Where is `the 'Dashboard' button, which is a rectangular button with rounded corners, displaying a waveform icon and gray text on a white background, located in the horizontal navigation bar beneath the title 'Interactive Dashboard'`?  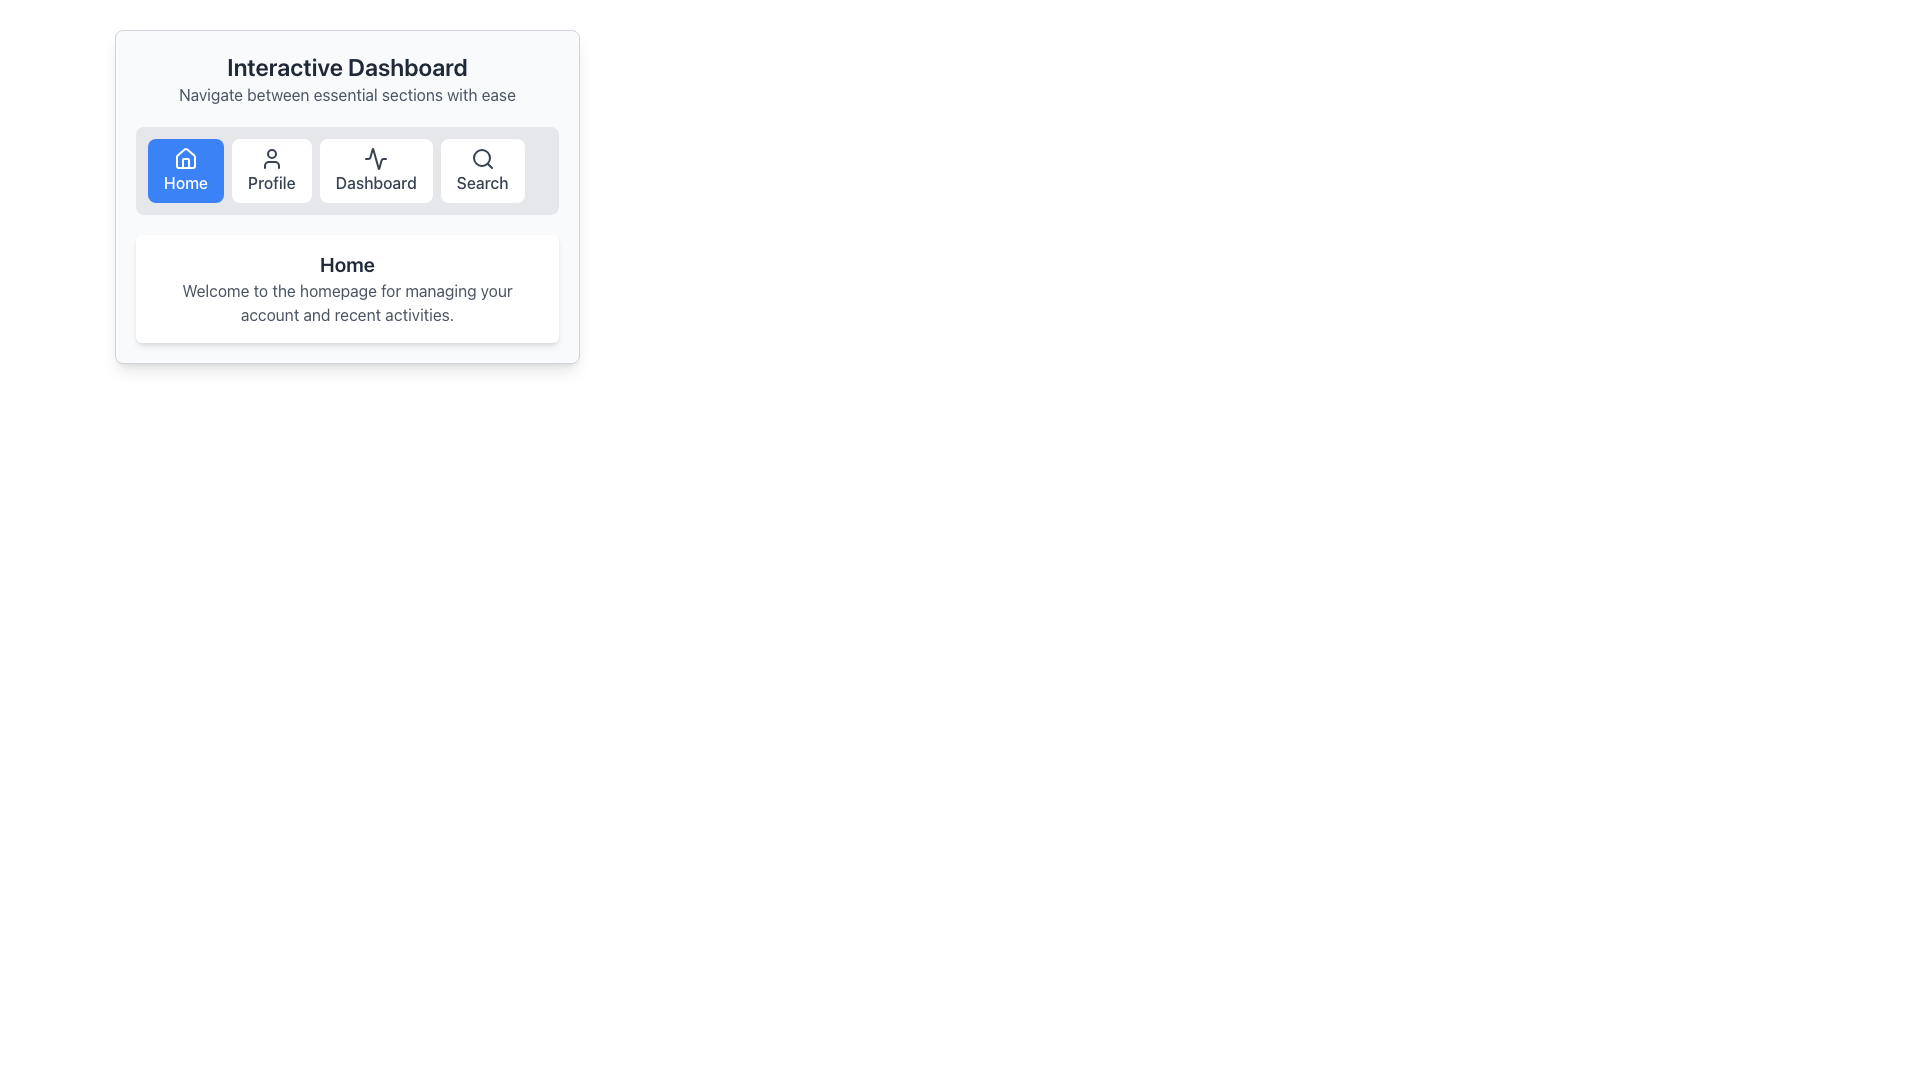
the 'Dashboard' button, which is a rectangular button with rounded corners, displaying a waveform icon and gray text on a white background, located in the horizontal navigation bar beneath the title 'Interactive Dashboard' is located at coordinates (376, 169).